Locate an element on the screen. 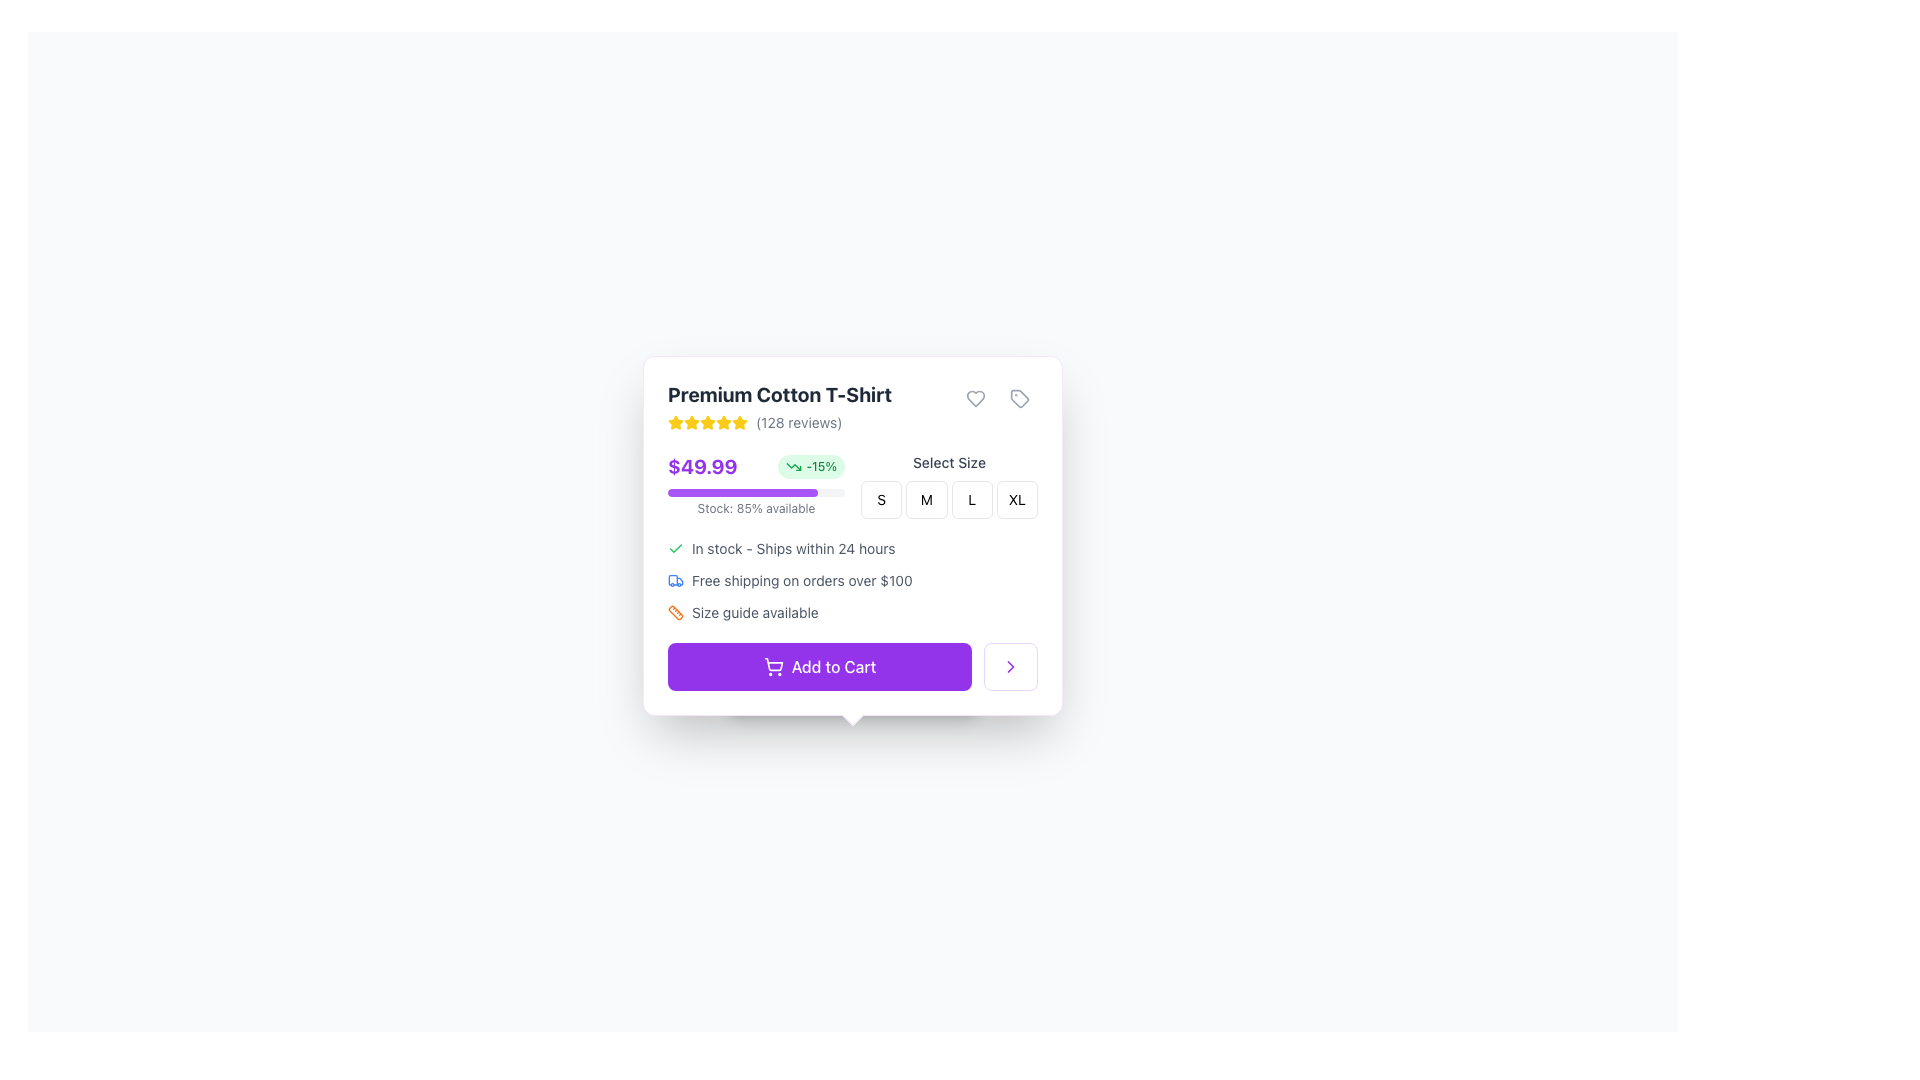 Image resolution: width=1920 pixels, height=1080 pixels. the small blue truck icon located to the left of the 'Free shipping on orders over $100' text block is located at coordinates (676, 581).